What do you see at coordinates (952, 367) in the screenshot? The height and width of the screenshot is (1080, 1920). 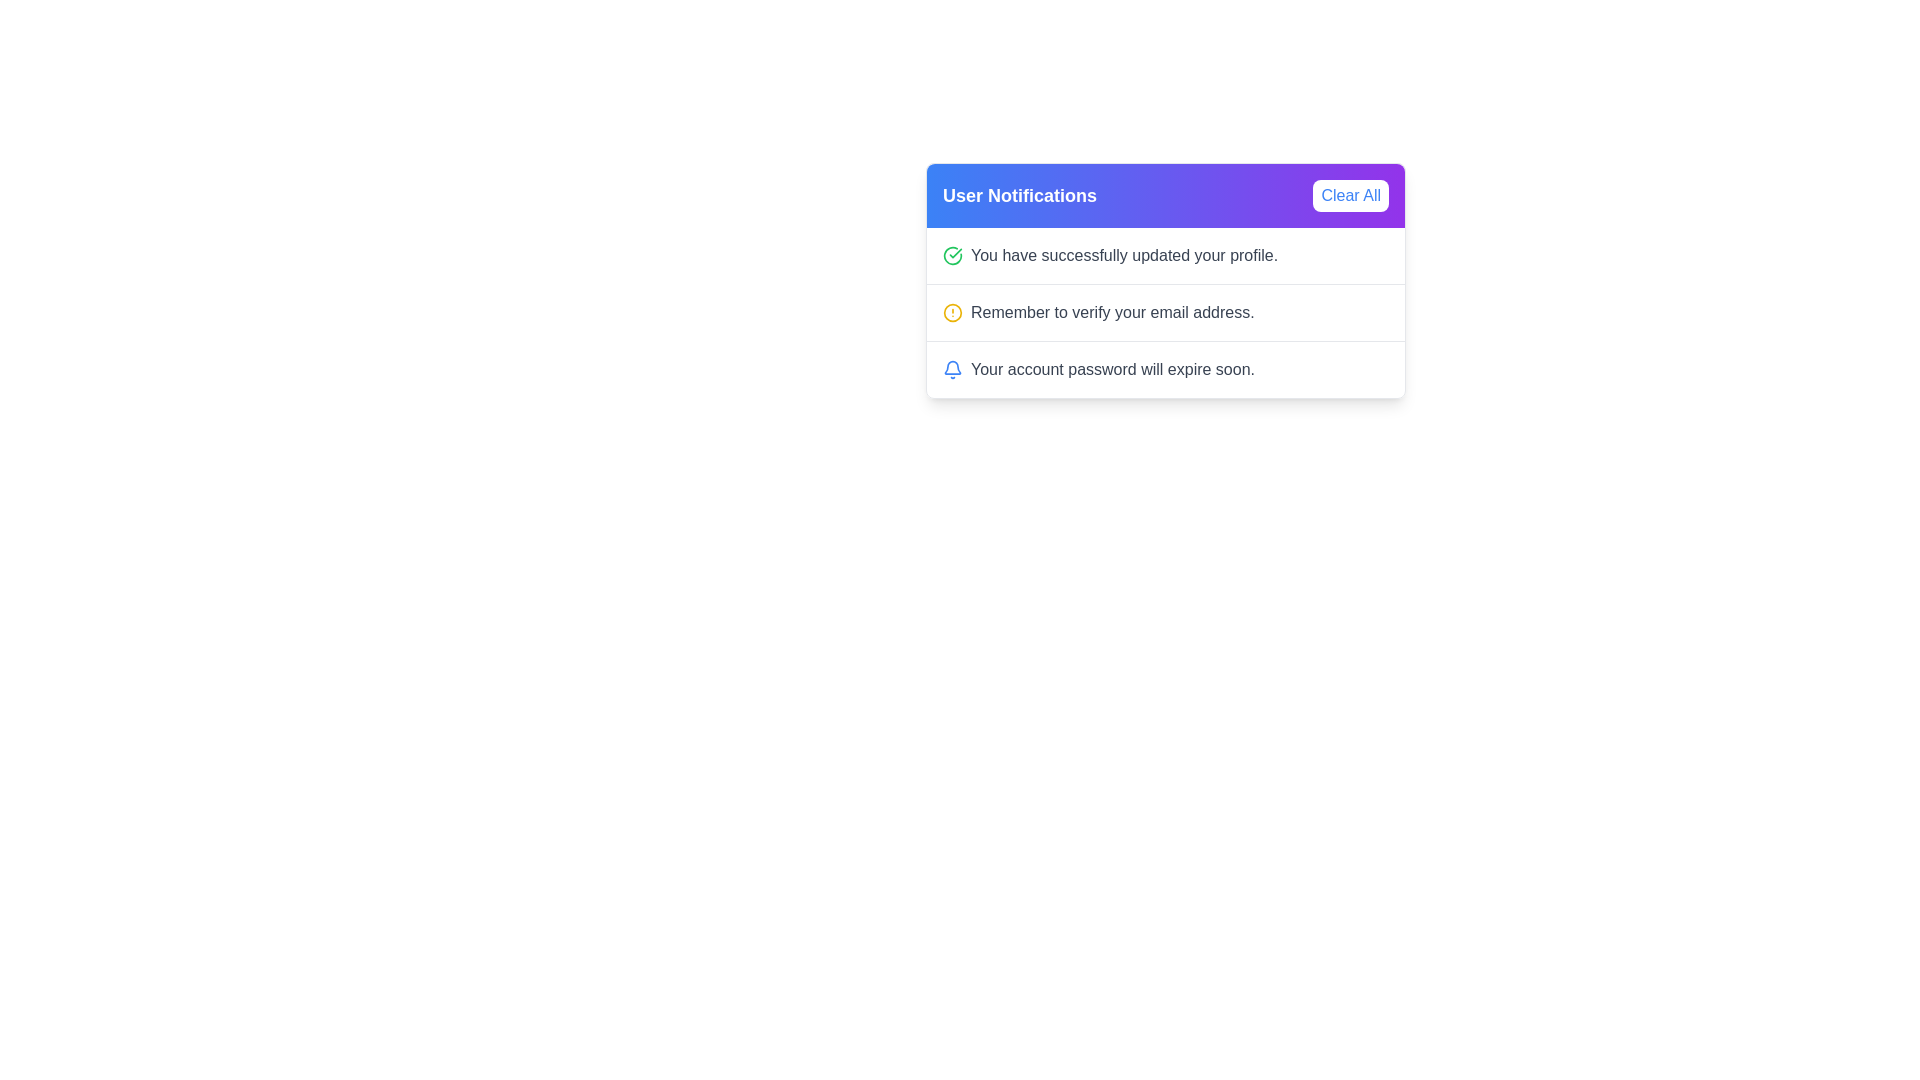 I see `the stylized bell icon in the header section, which is part of a visual component associated with alerts or updates` at bounding box center [952, 367].